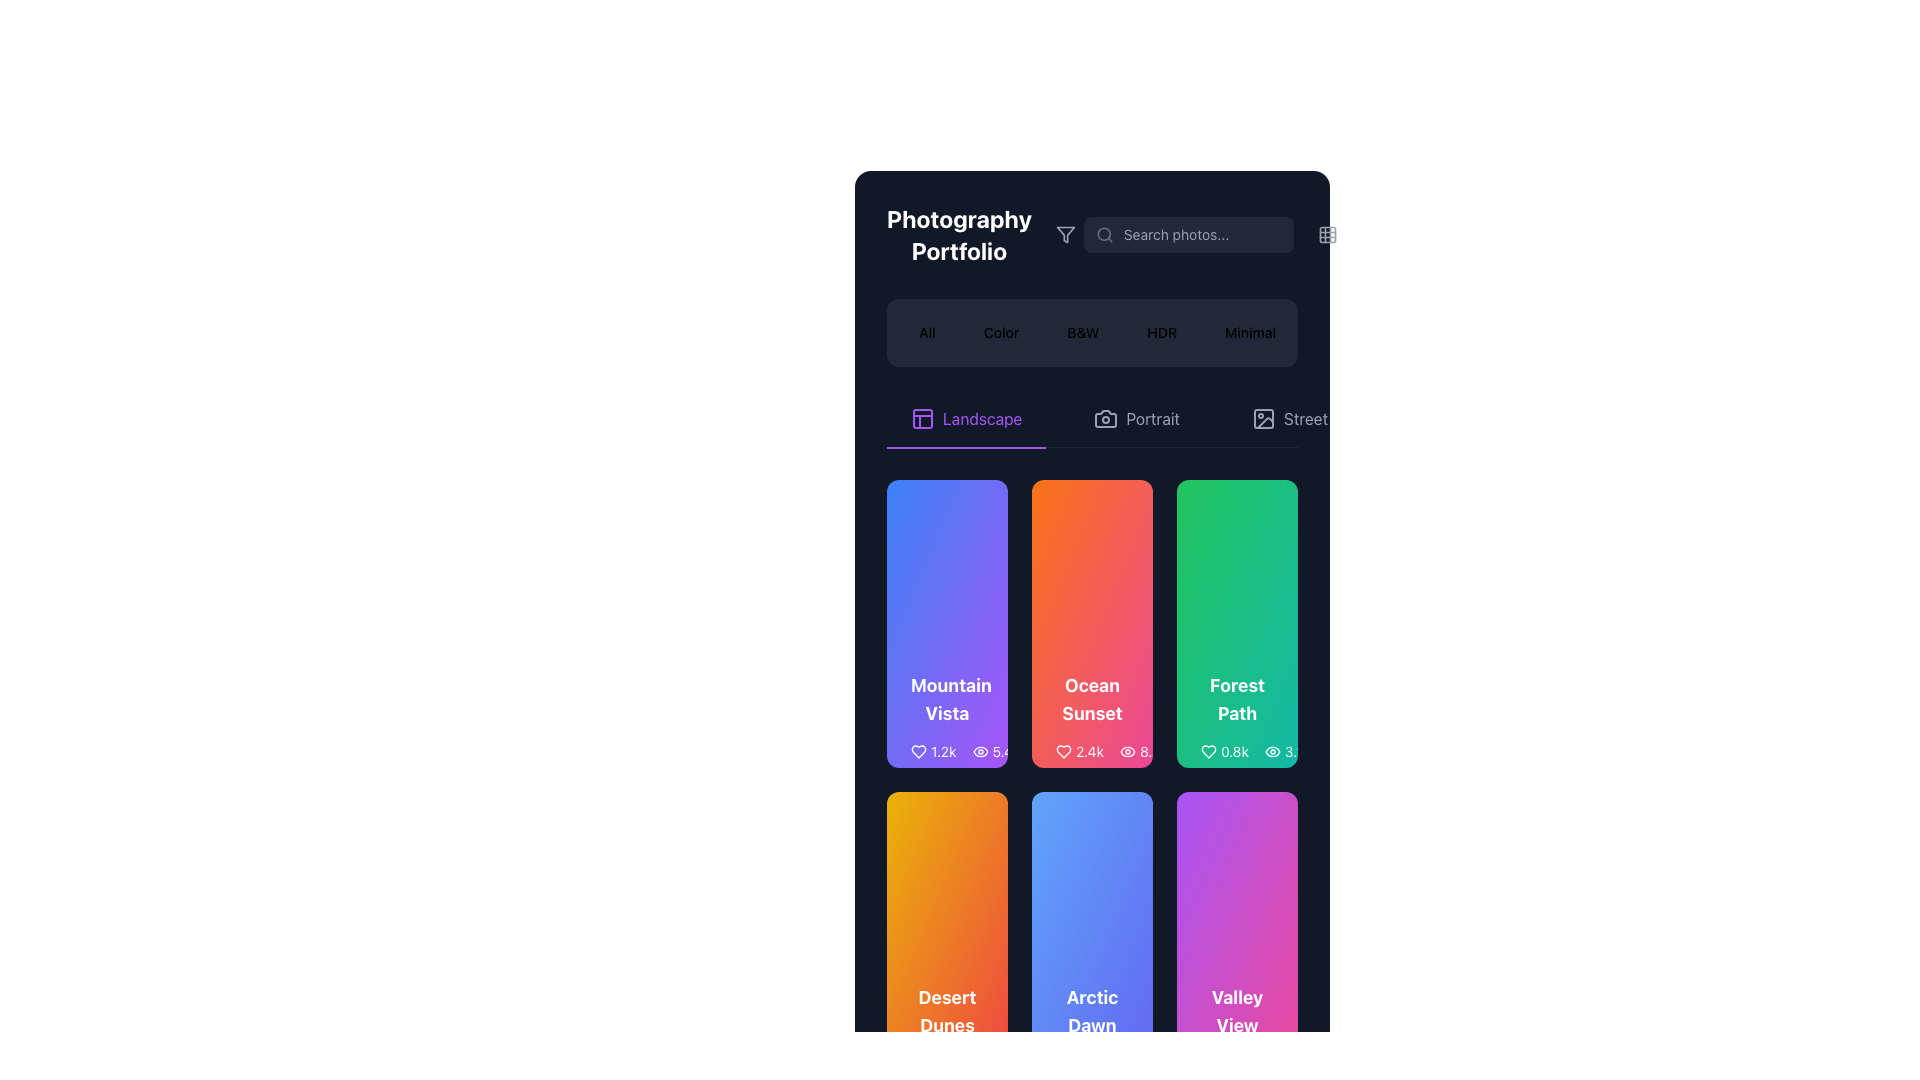 The image size is (1920, 1080). What do you see at coordinates (1064, 234) in the screenshot?
I see `the funnel icon located in the search bar area` at bounding box center [1064, 234].